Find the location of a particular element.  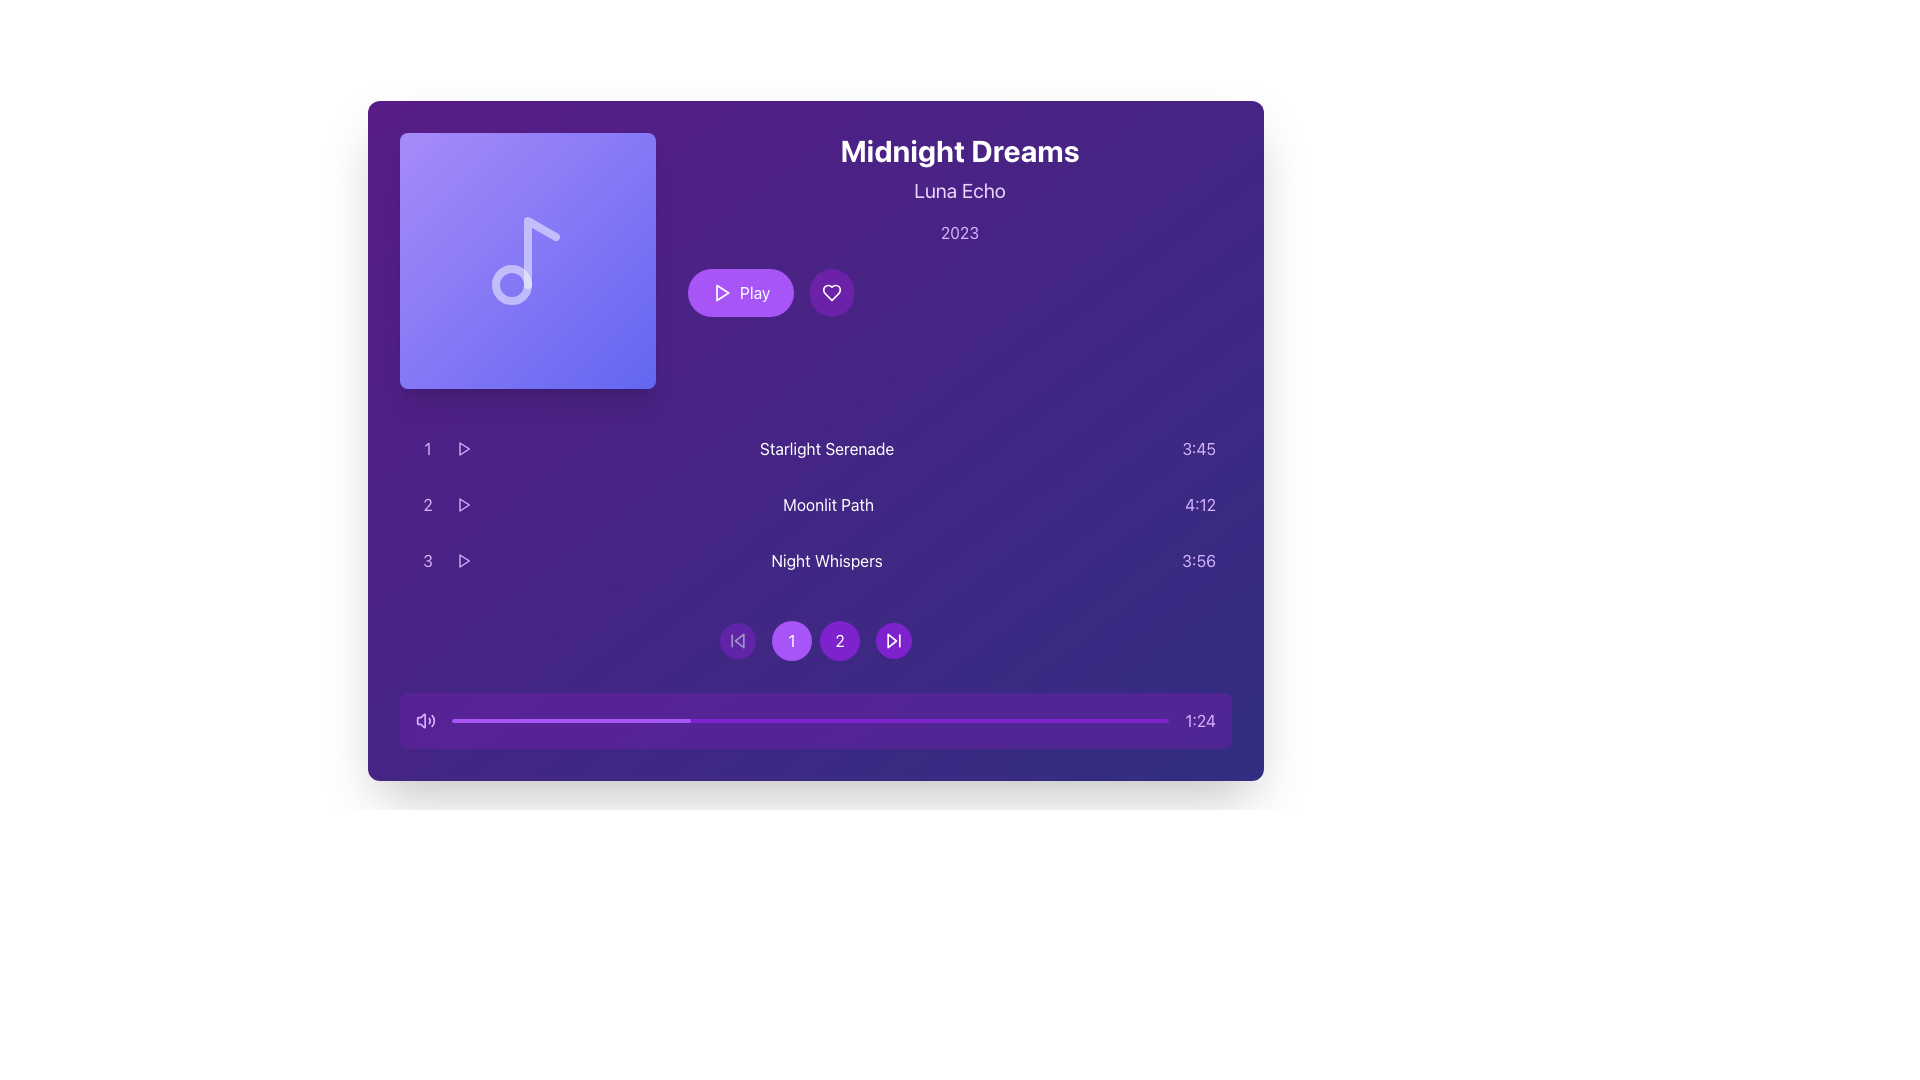

the progress is located at coordinates (526, 721).